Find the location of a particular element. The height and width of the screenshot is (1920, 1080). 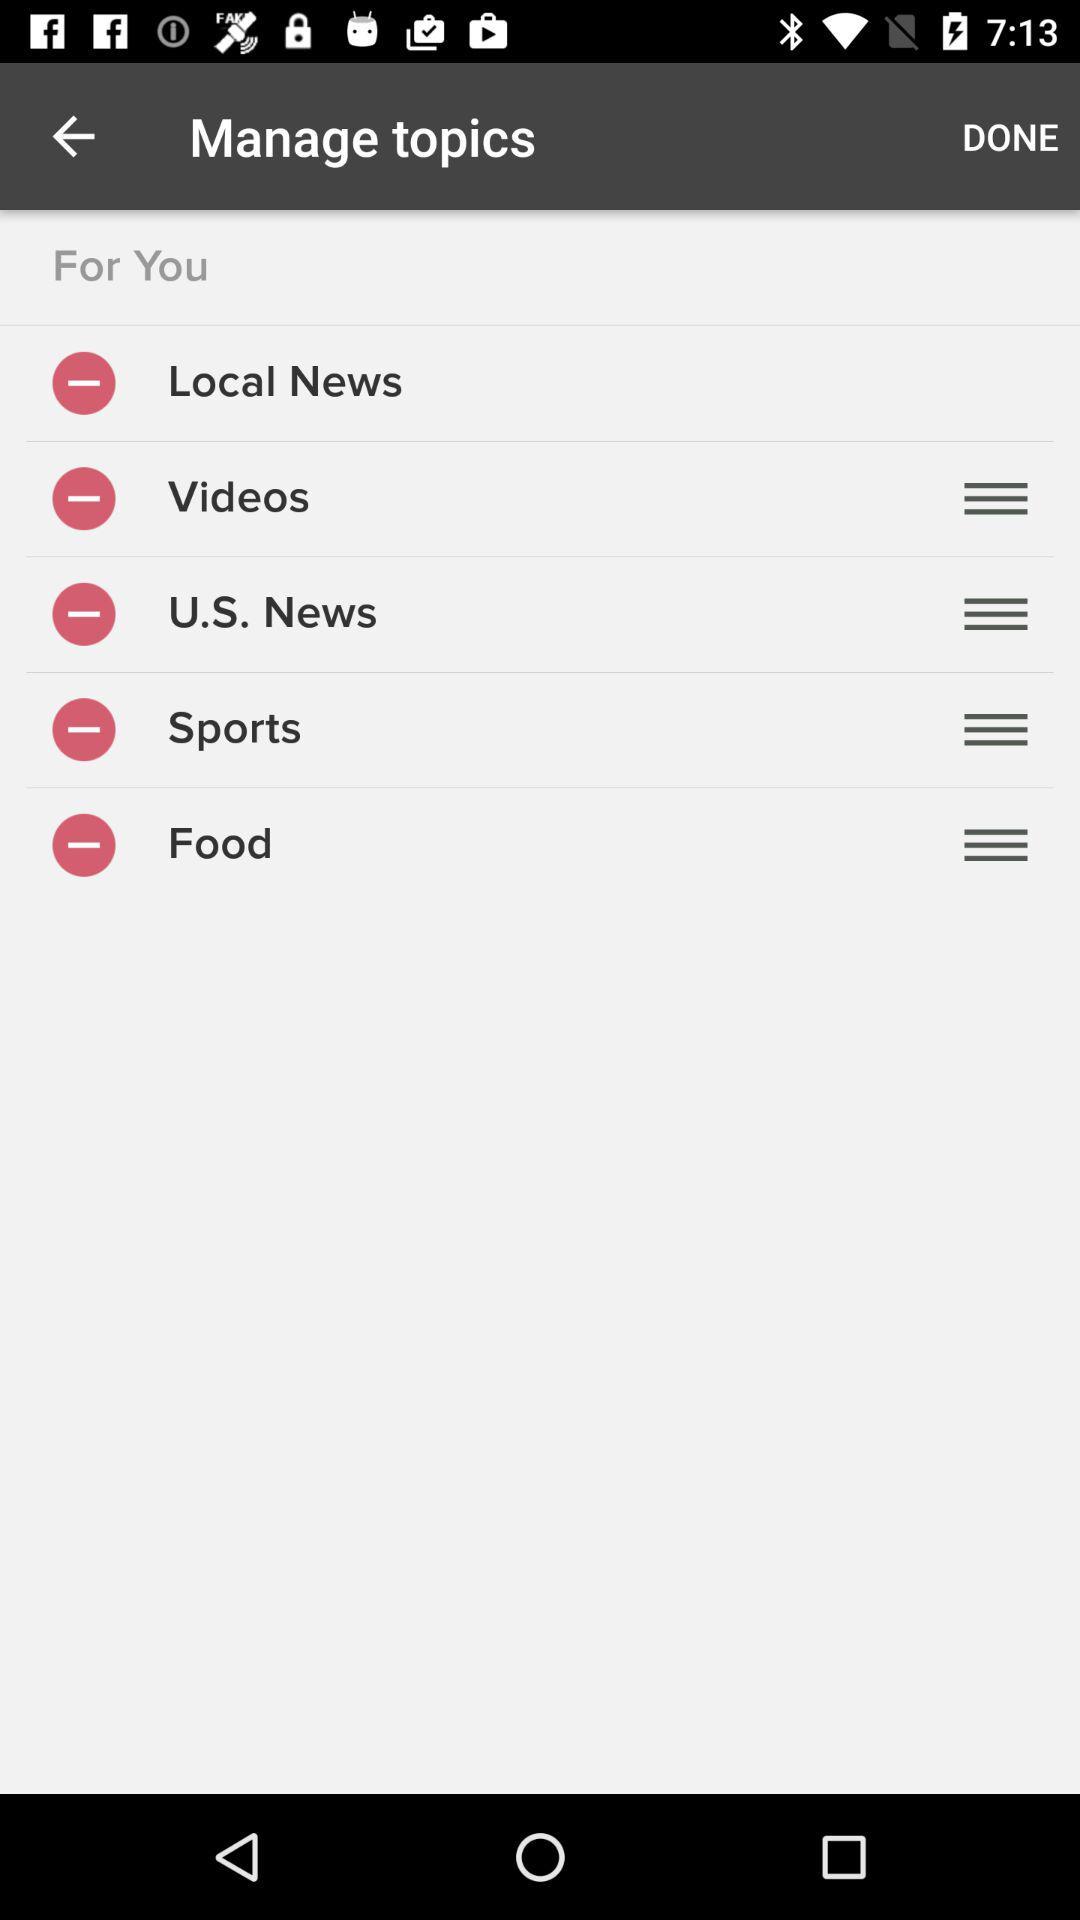

remove u.s news is located at coordinates (83, 613).